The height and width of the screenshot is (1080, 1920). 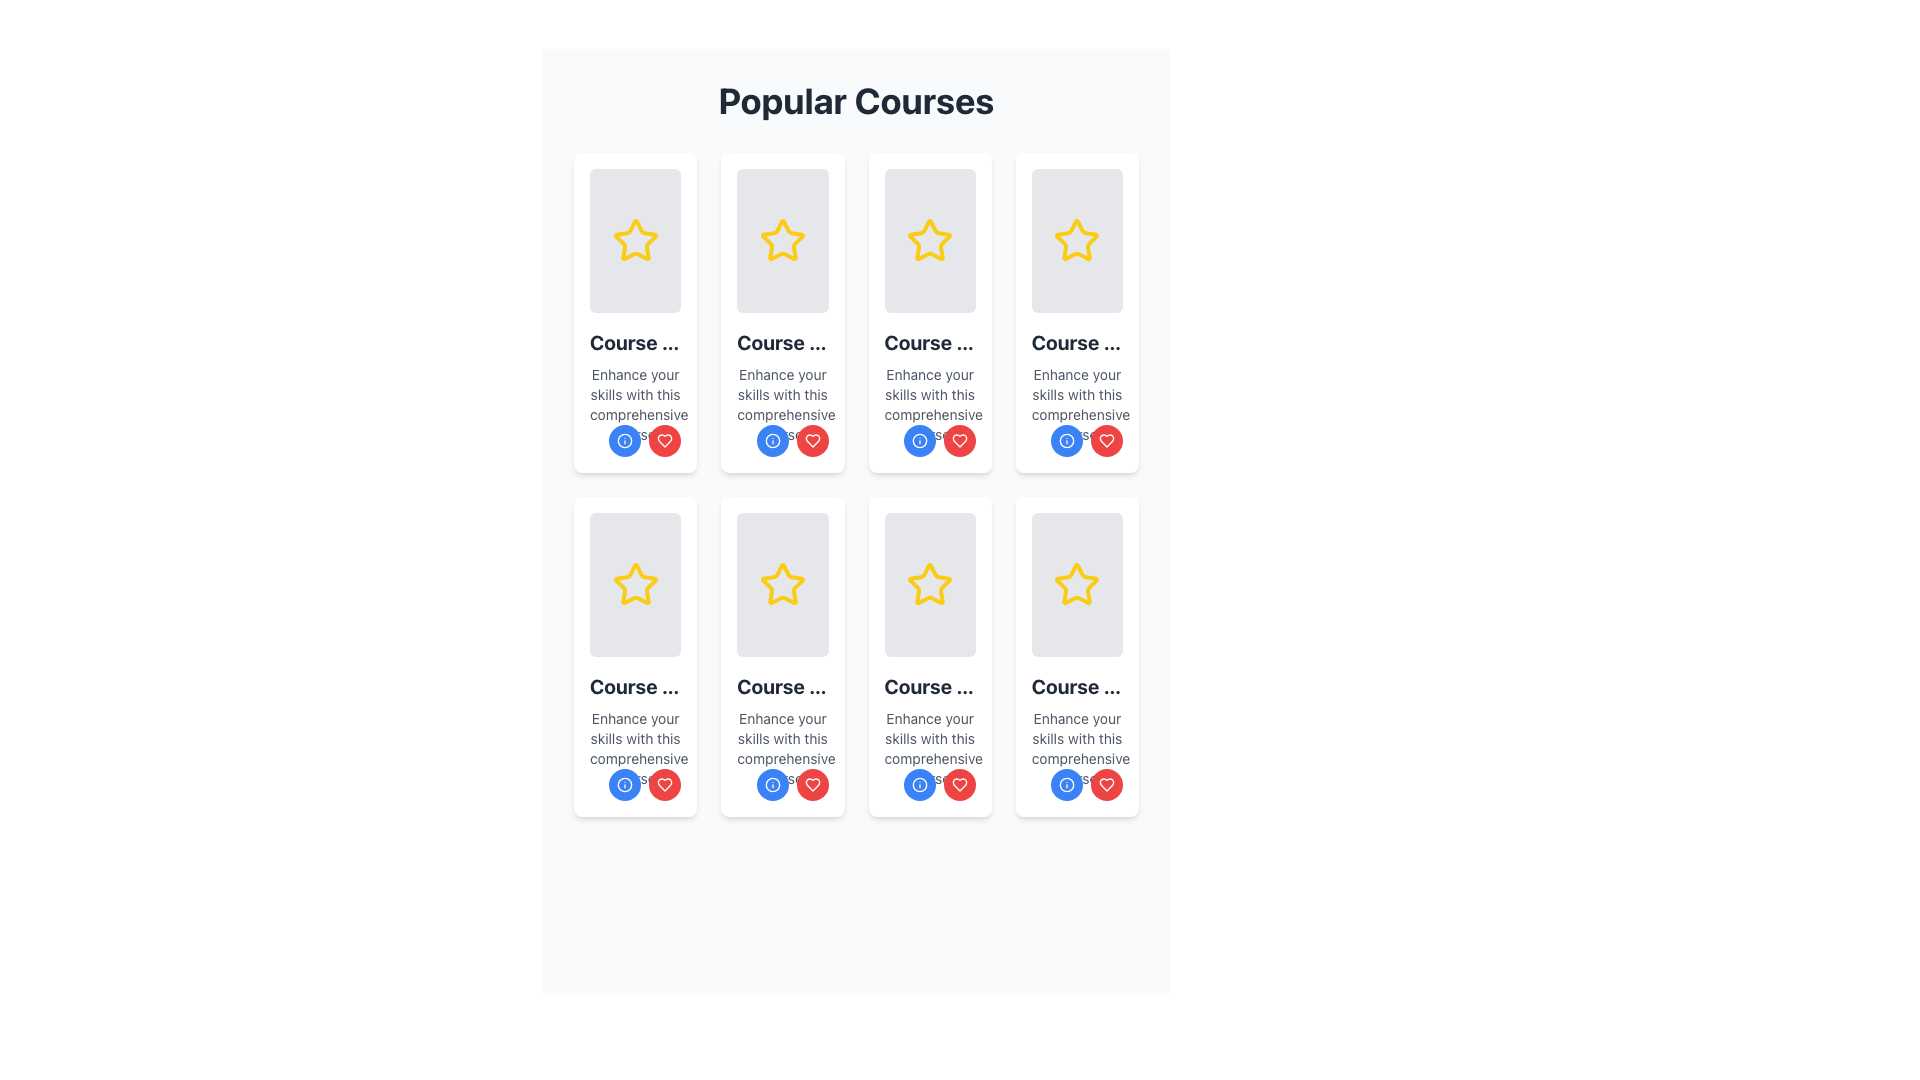 What do you see at coordinates (1076, 685) in the screenshot?
I see `text content of the element displaying 'Course Title 8' in a bold font style, located in the fourth card of the second row in the grid of course cards, just below the yellow star icon` at bounding box center [1076, 685].